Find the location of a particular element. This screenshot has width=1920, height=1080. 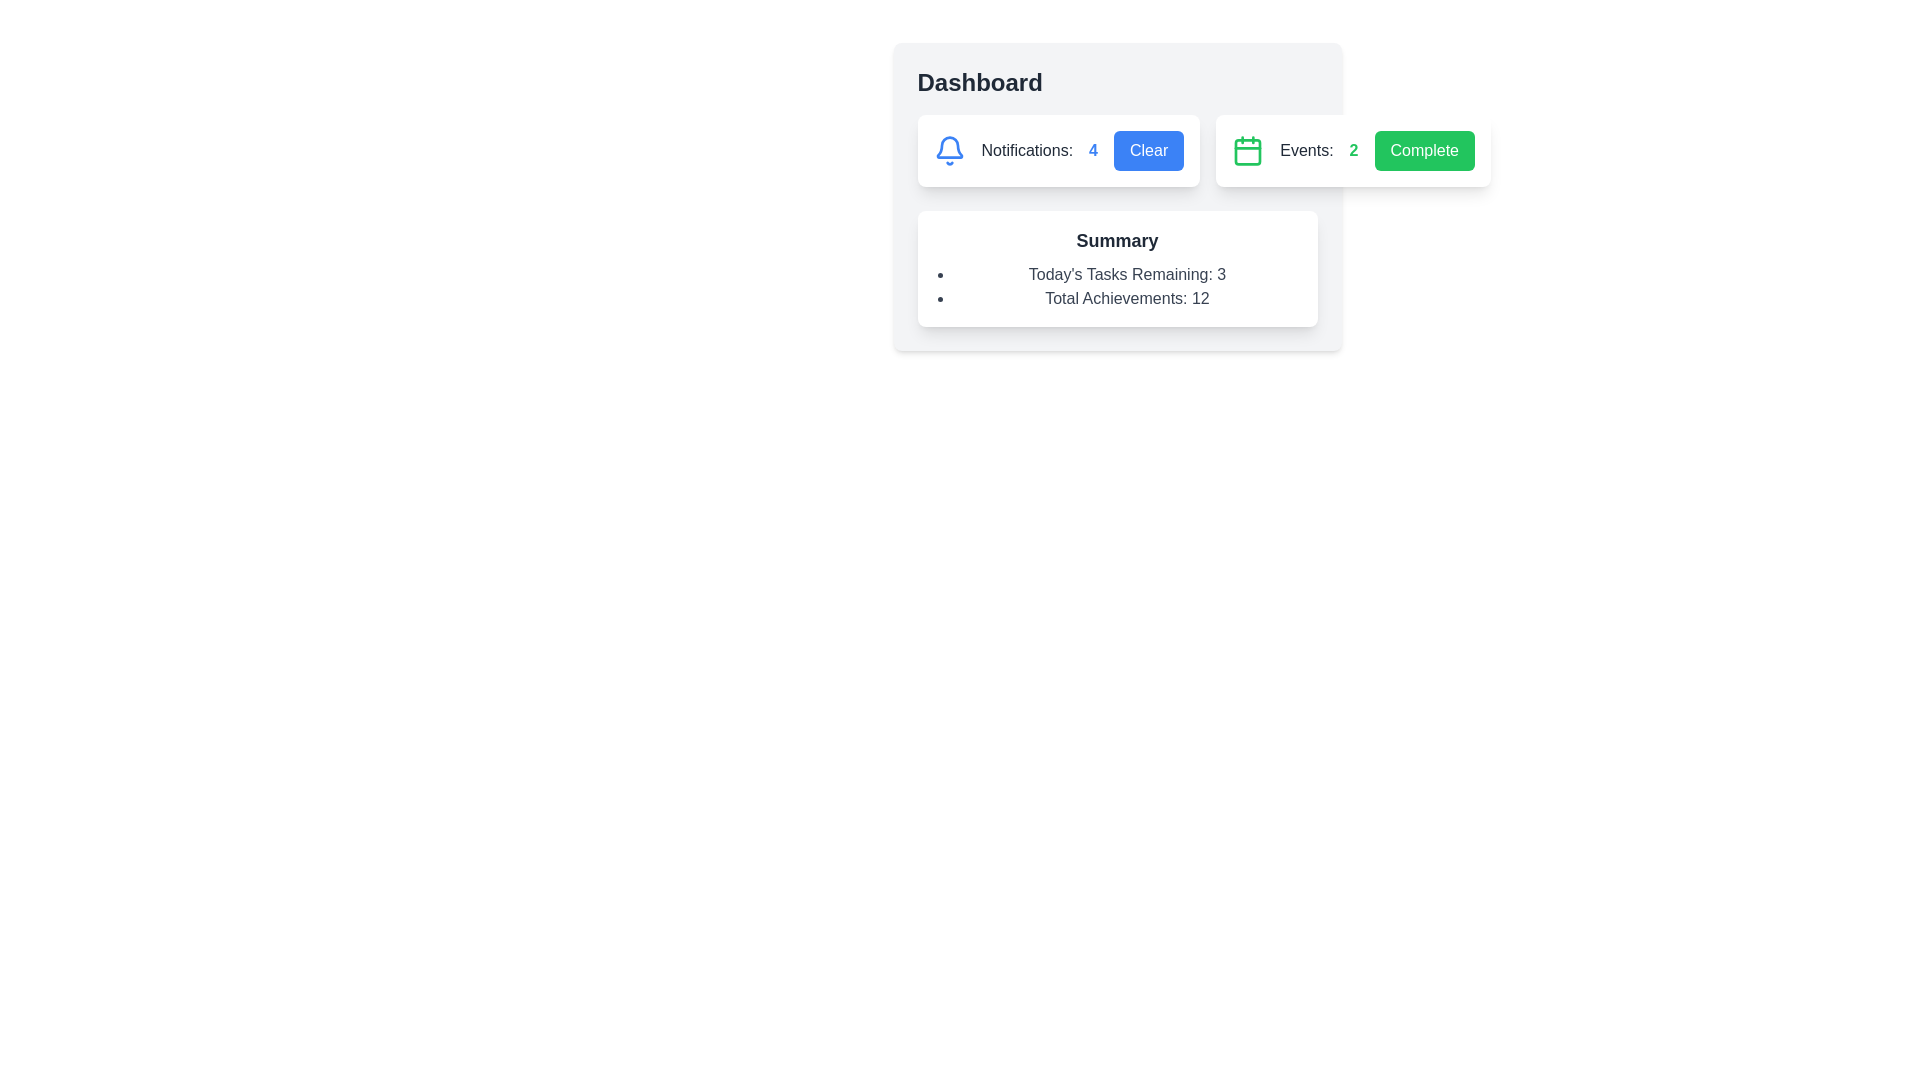

the blue bell icon on the white rounded notification card, which is the leftmost icon in the notification section is located at coordinates (948, 149).